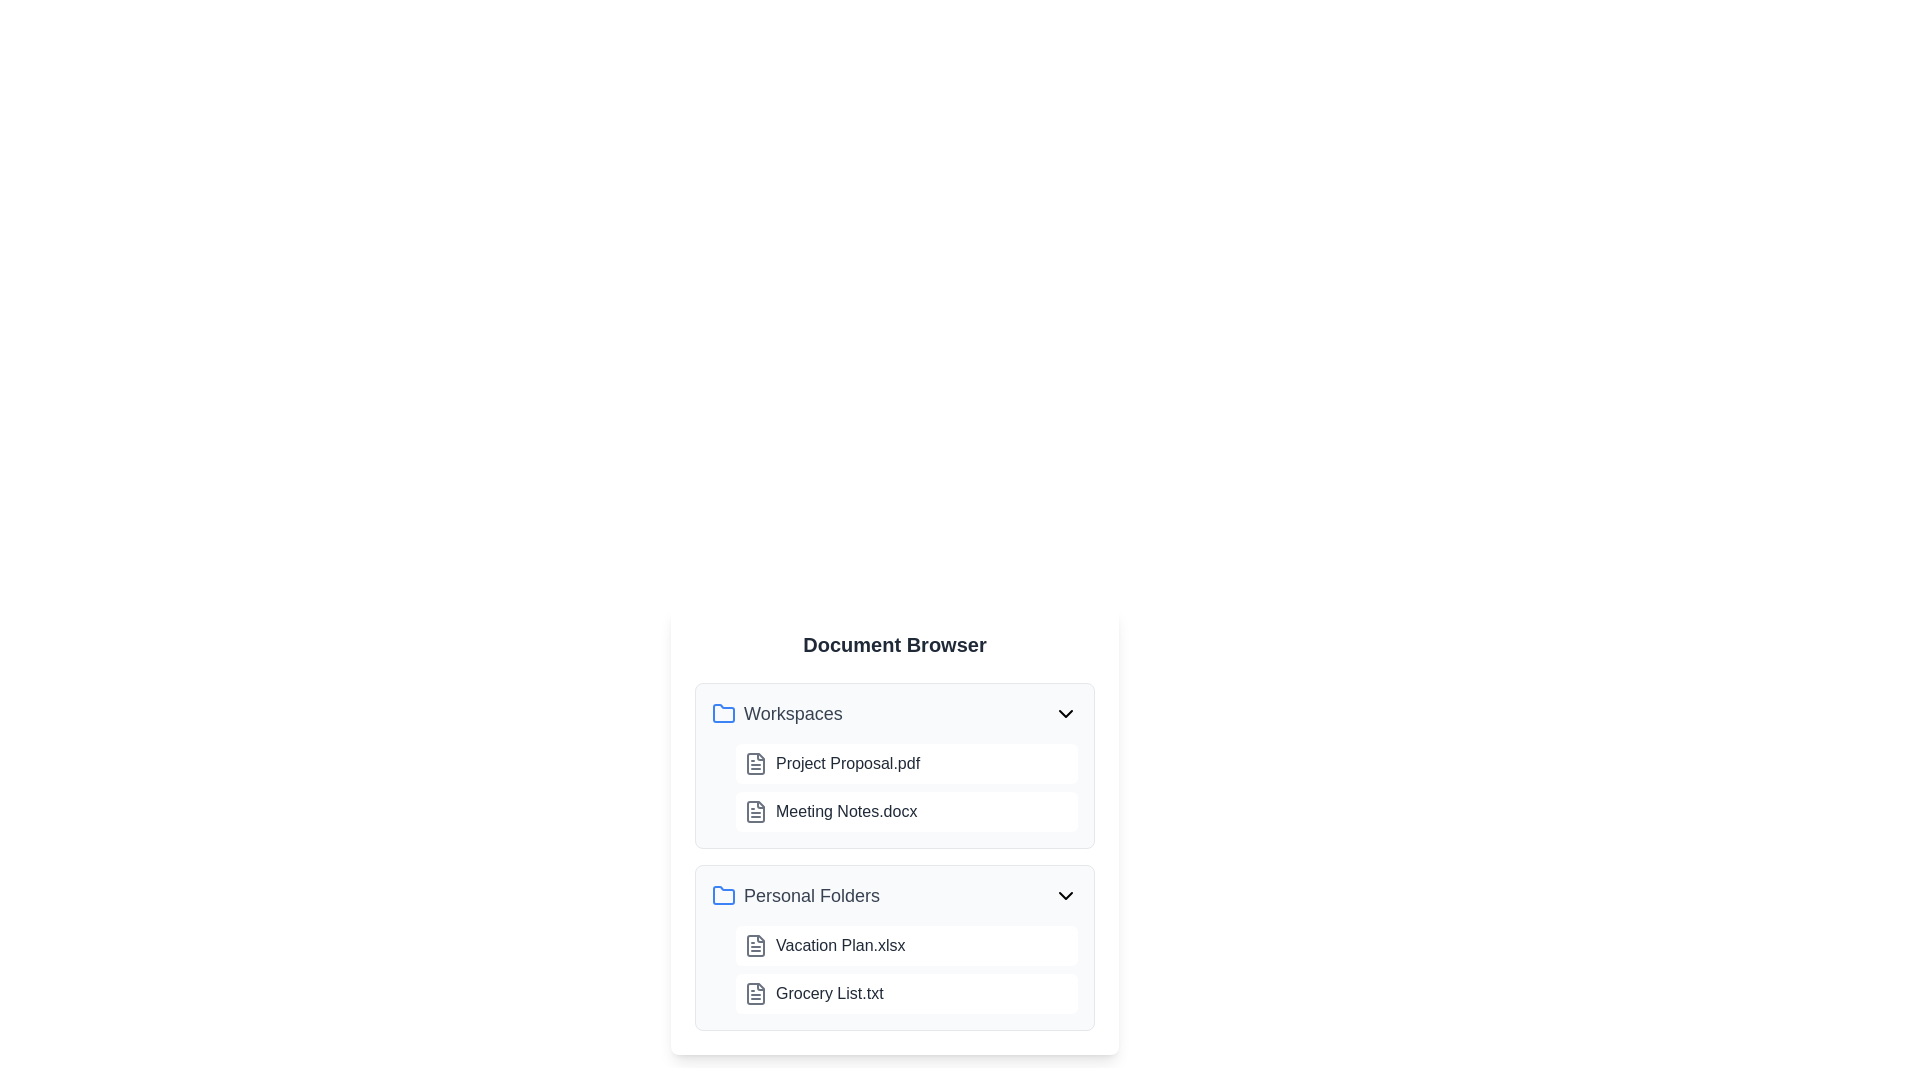 The width and height of the screenshot is (1920, 1080). I want to click on the text label representing the file 'Vacation Plan.xlsx', which is the first entry in the 'Personal Folders' section of the interface, so click(840, 945).